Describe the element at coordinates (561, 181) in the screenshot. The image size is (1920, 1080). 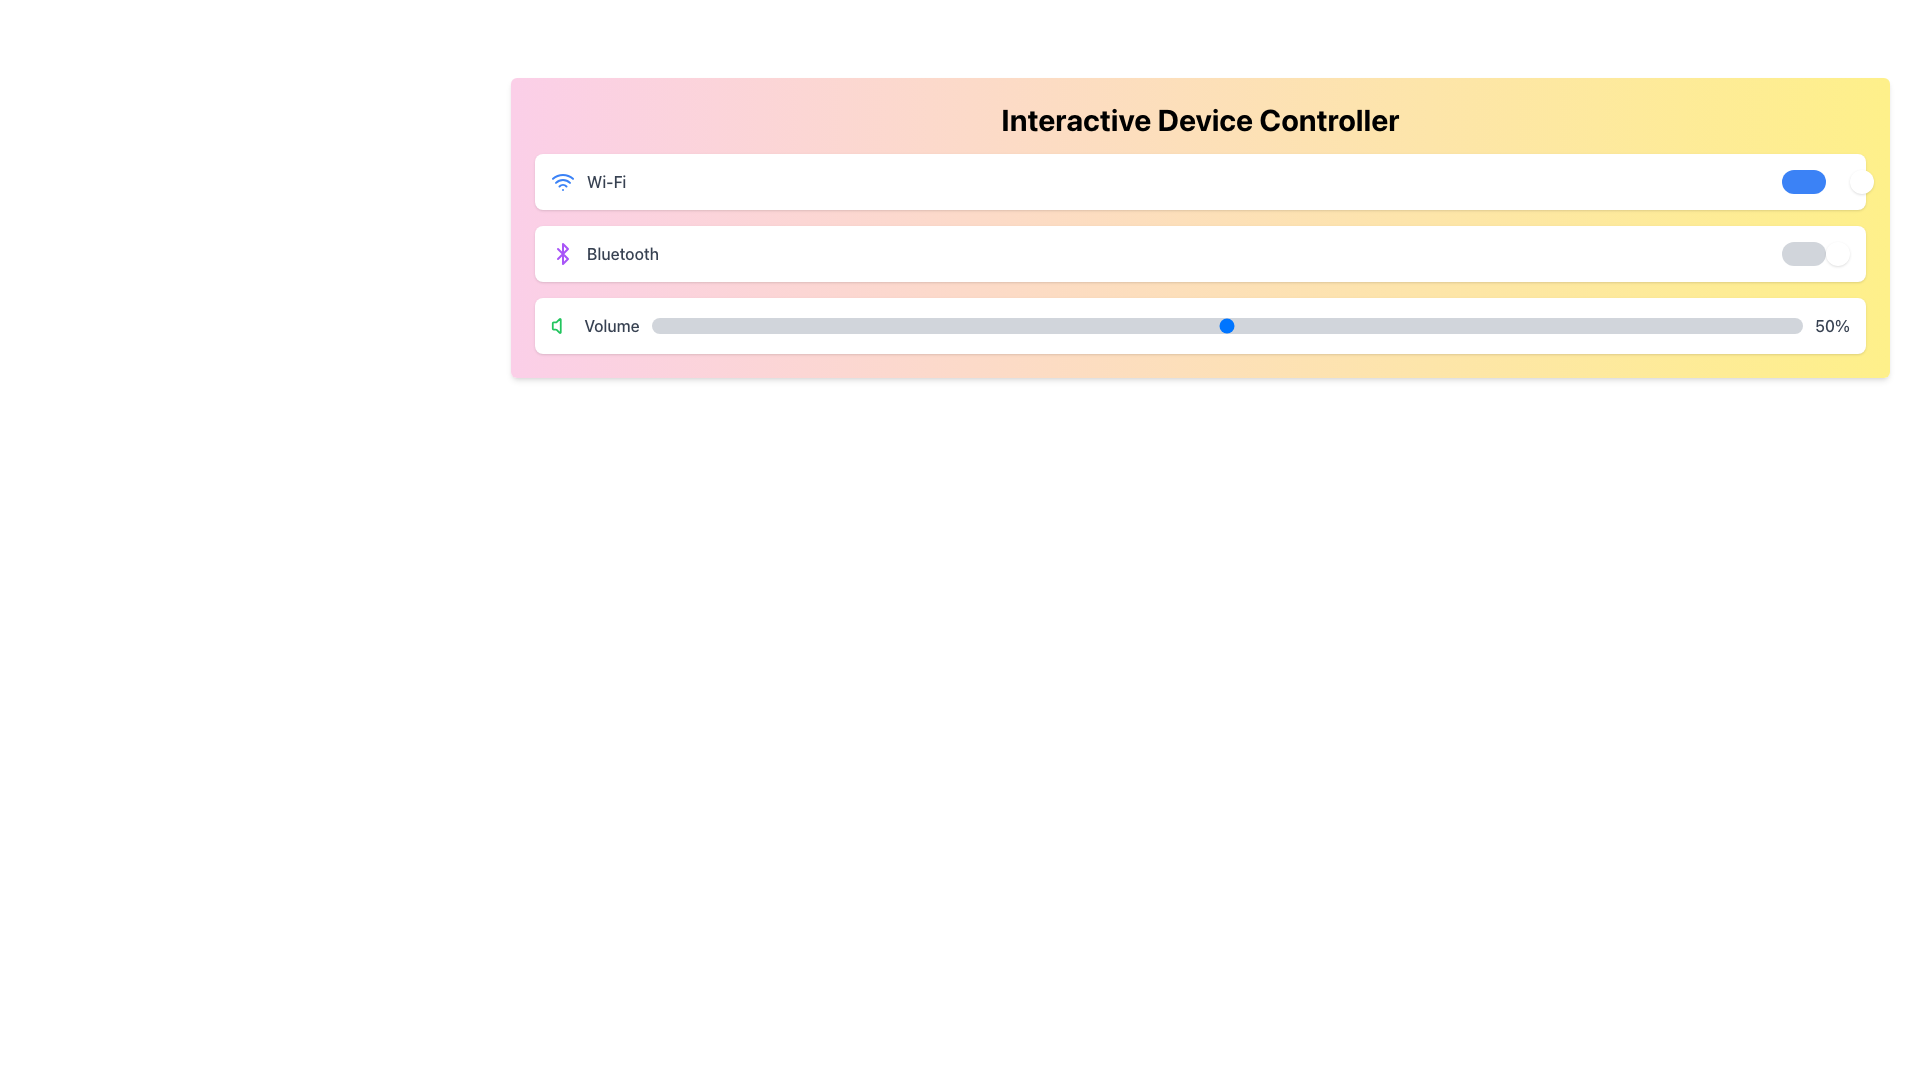
I see `the Wi-Fi icon located to the left of the 'Wi-Fi' text in the 'Interactive Device Controller' options list` at that location.